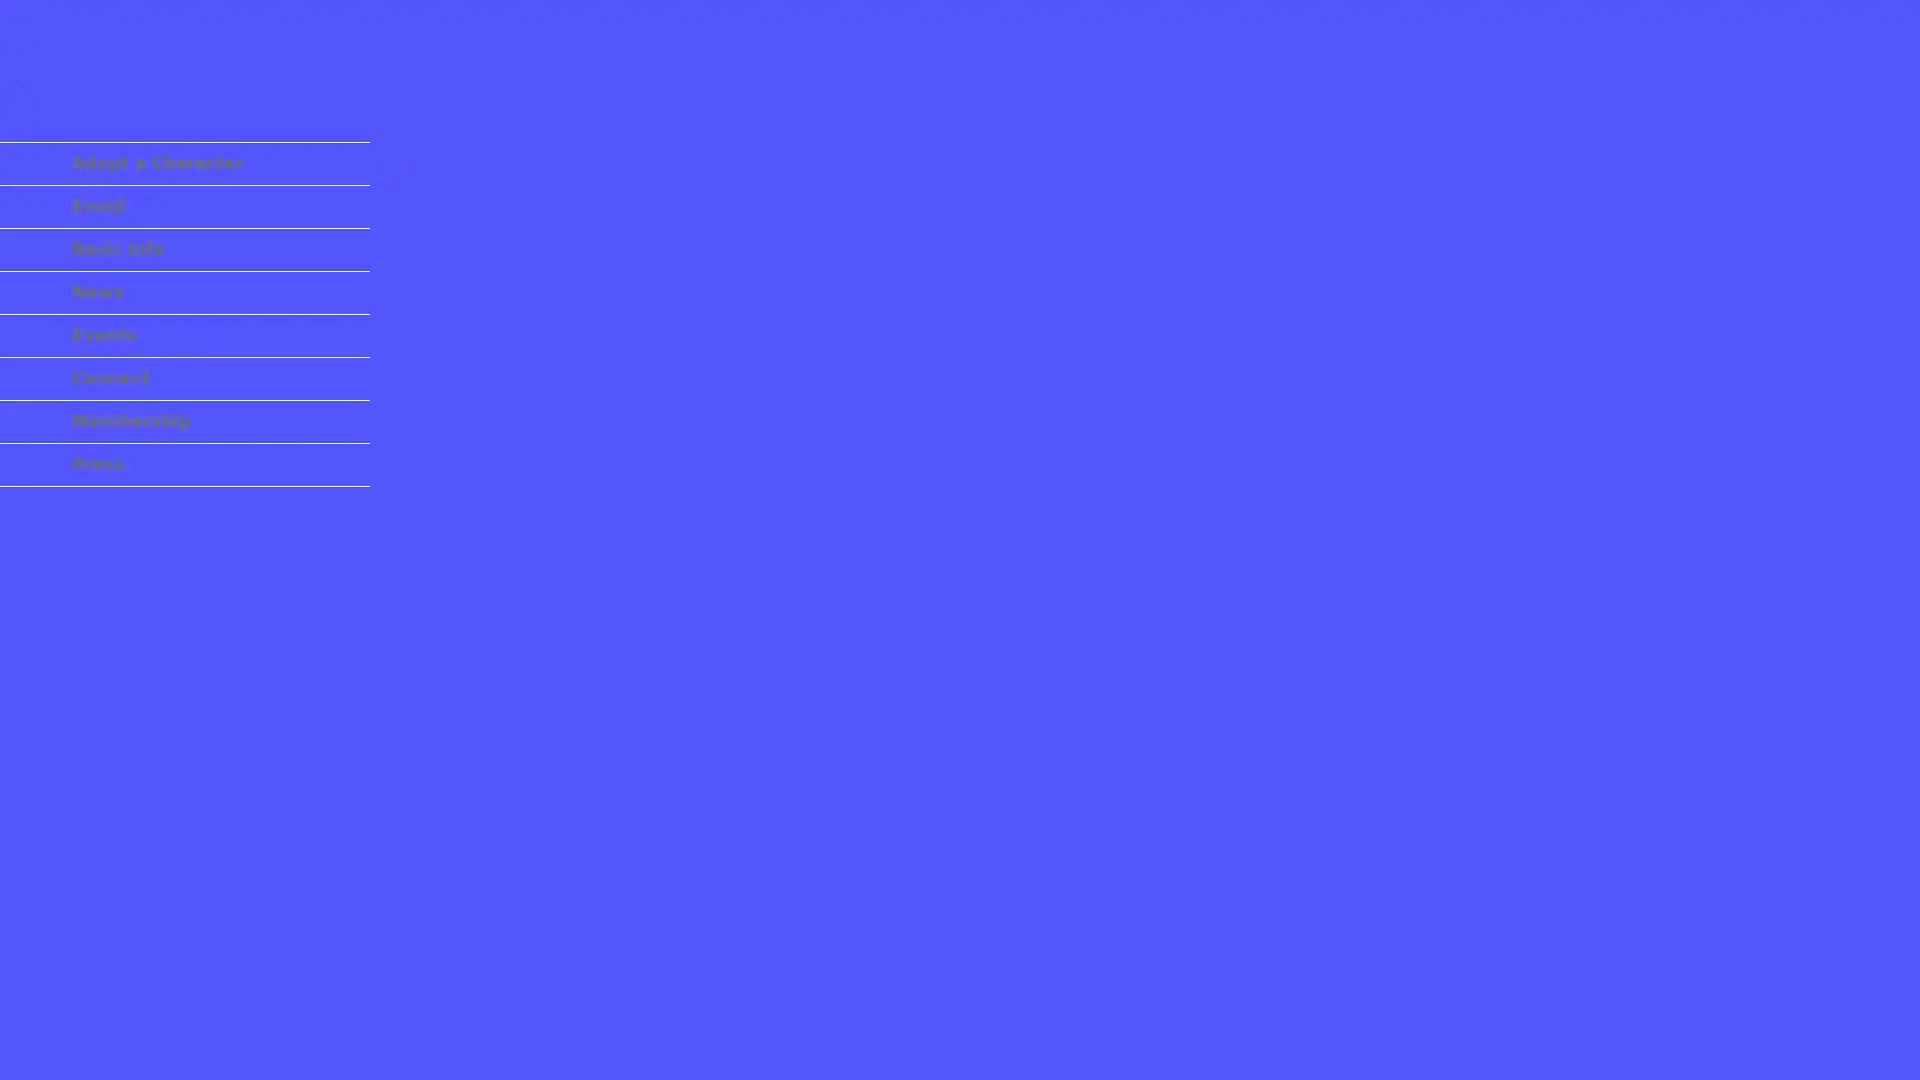 The image size is (1920, 1080). I want to click on U+0918, so click(1535, 543).